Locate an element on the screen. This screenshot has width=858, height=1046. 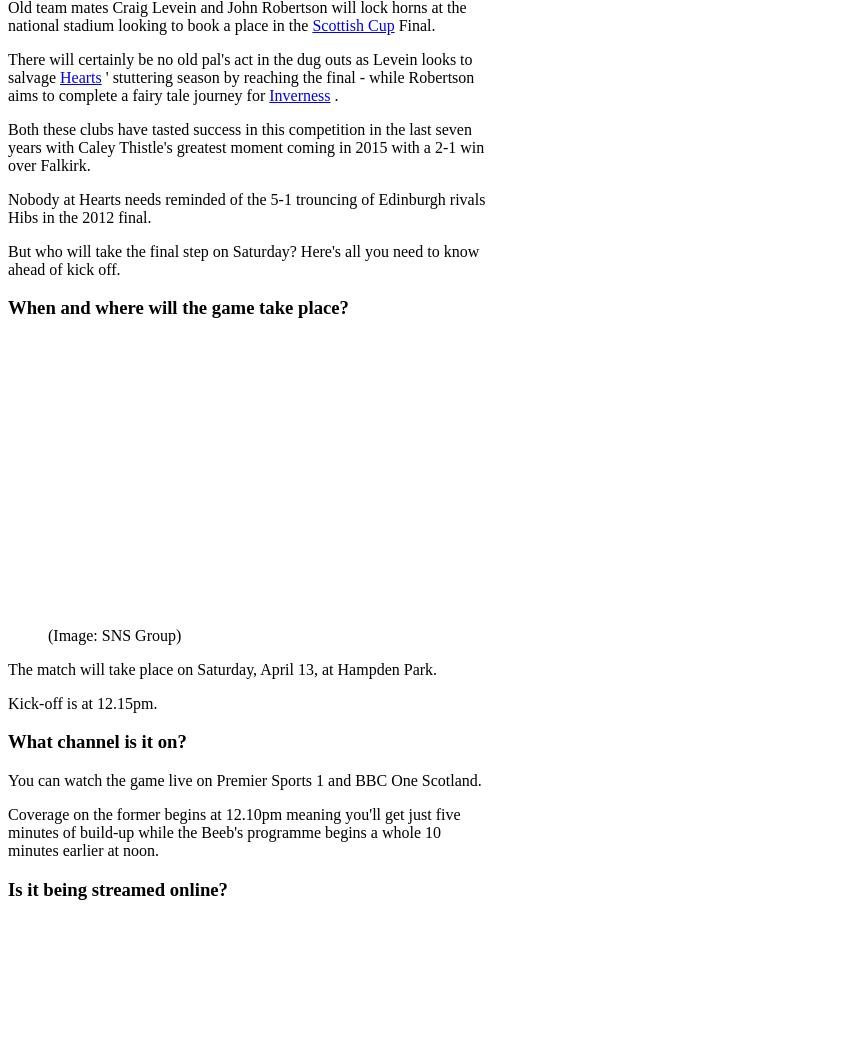
'You can watch the game live on Premier Sports 1 and BBC One Scotland.' is located at coordinates (243, 779).